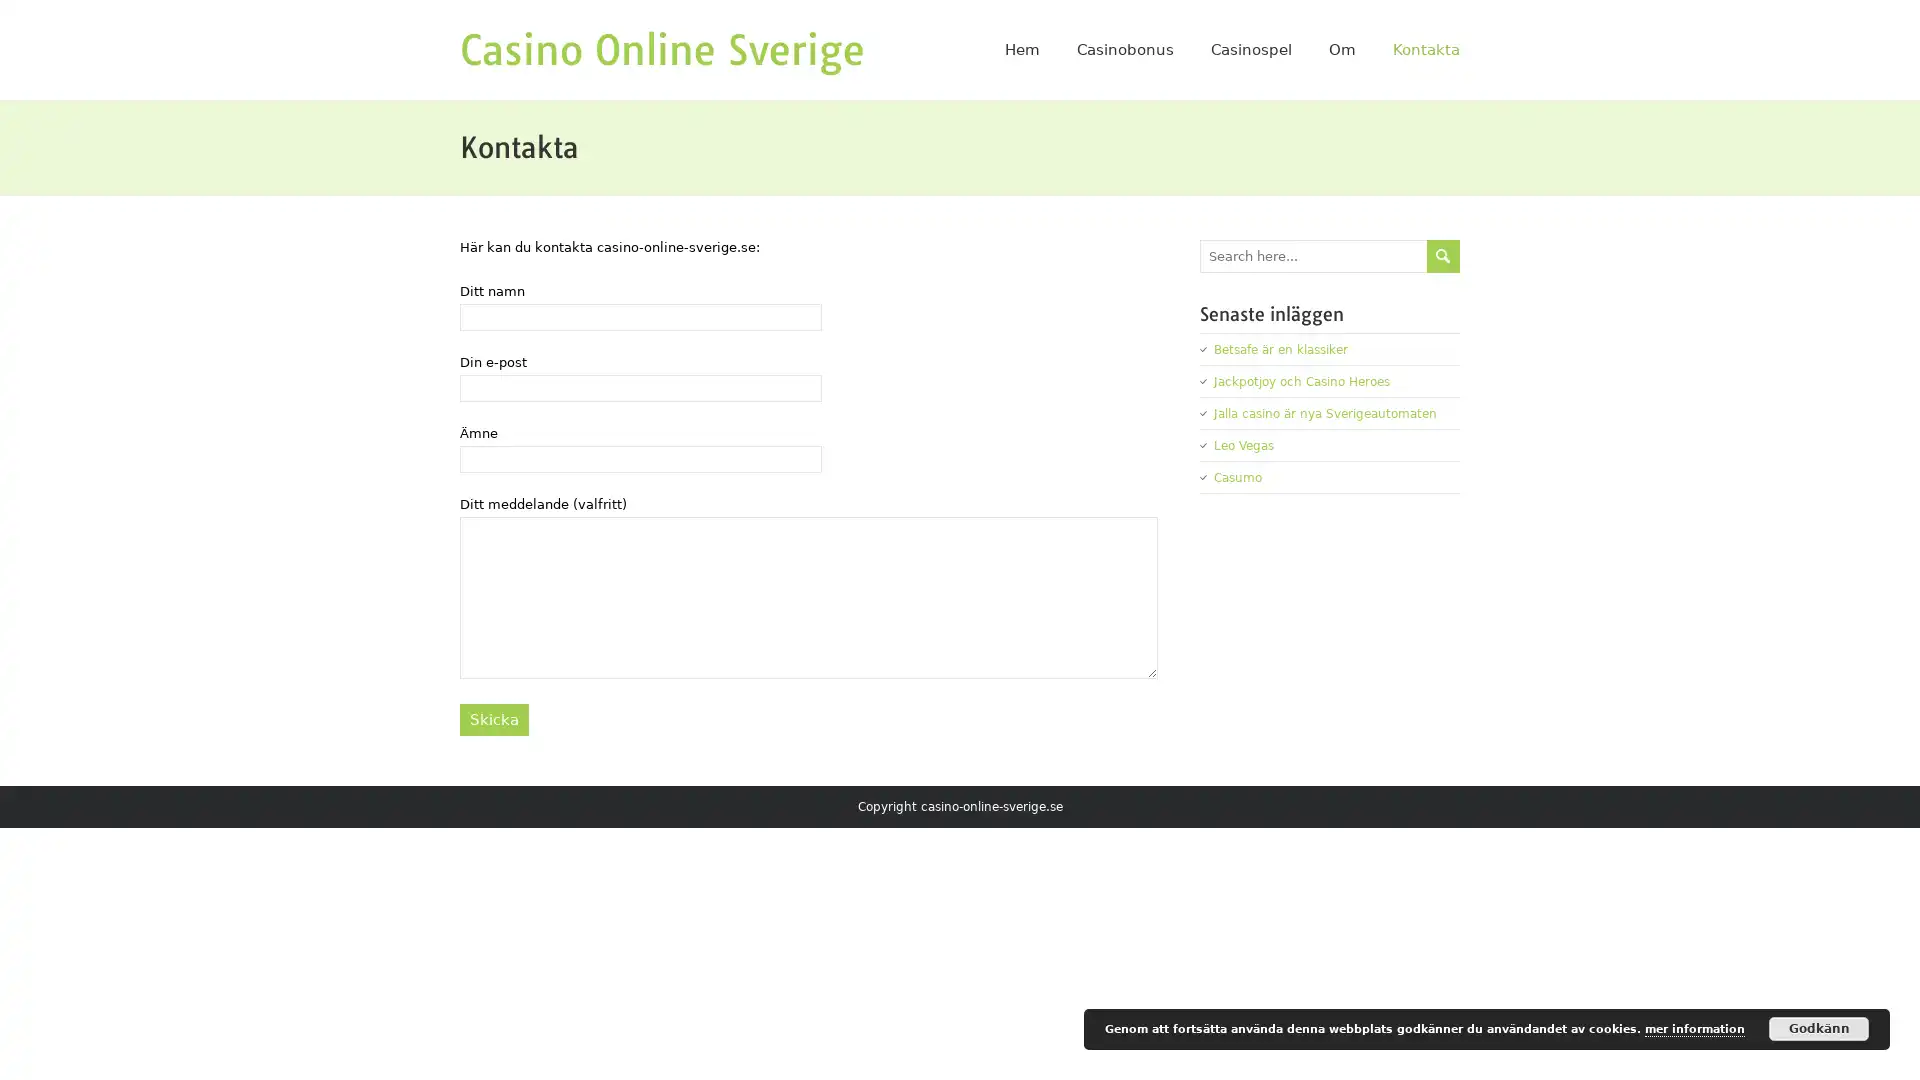 This screenshot has height=1080, width=1920. Describe the element at coordinates (1443, 254) in the screenshot. I see `send` at that location.